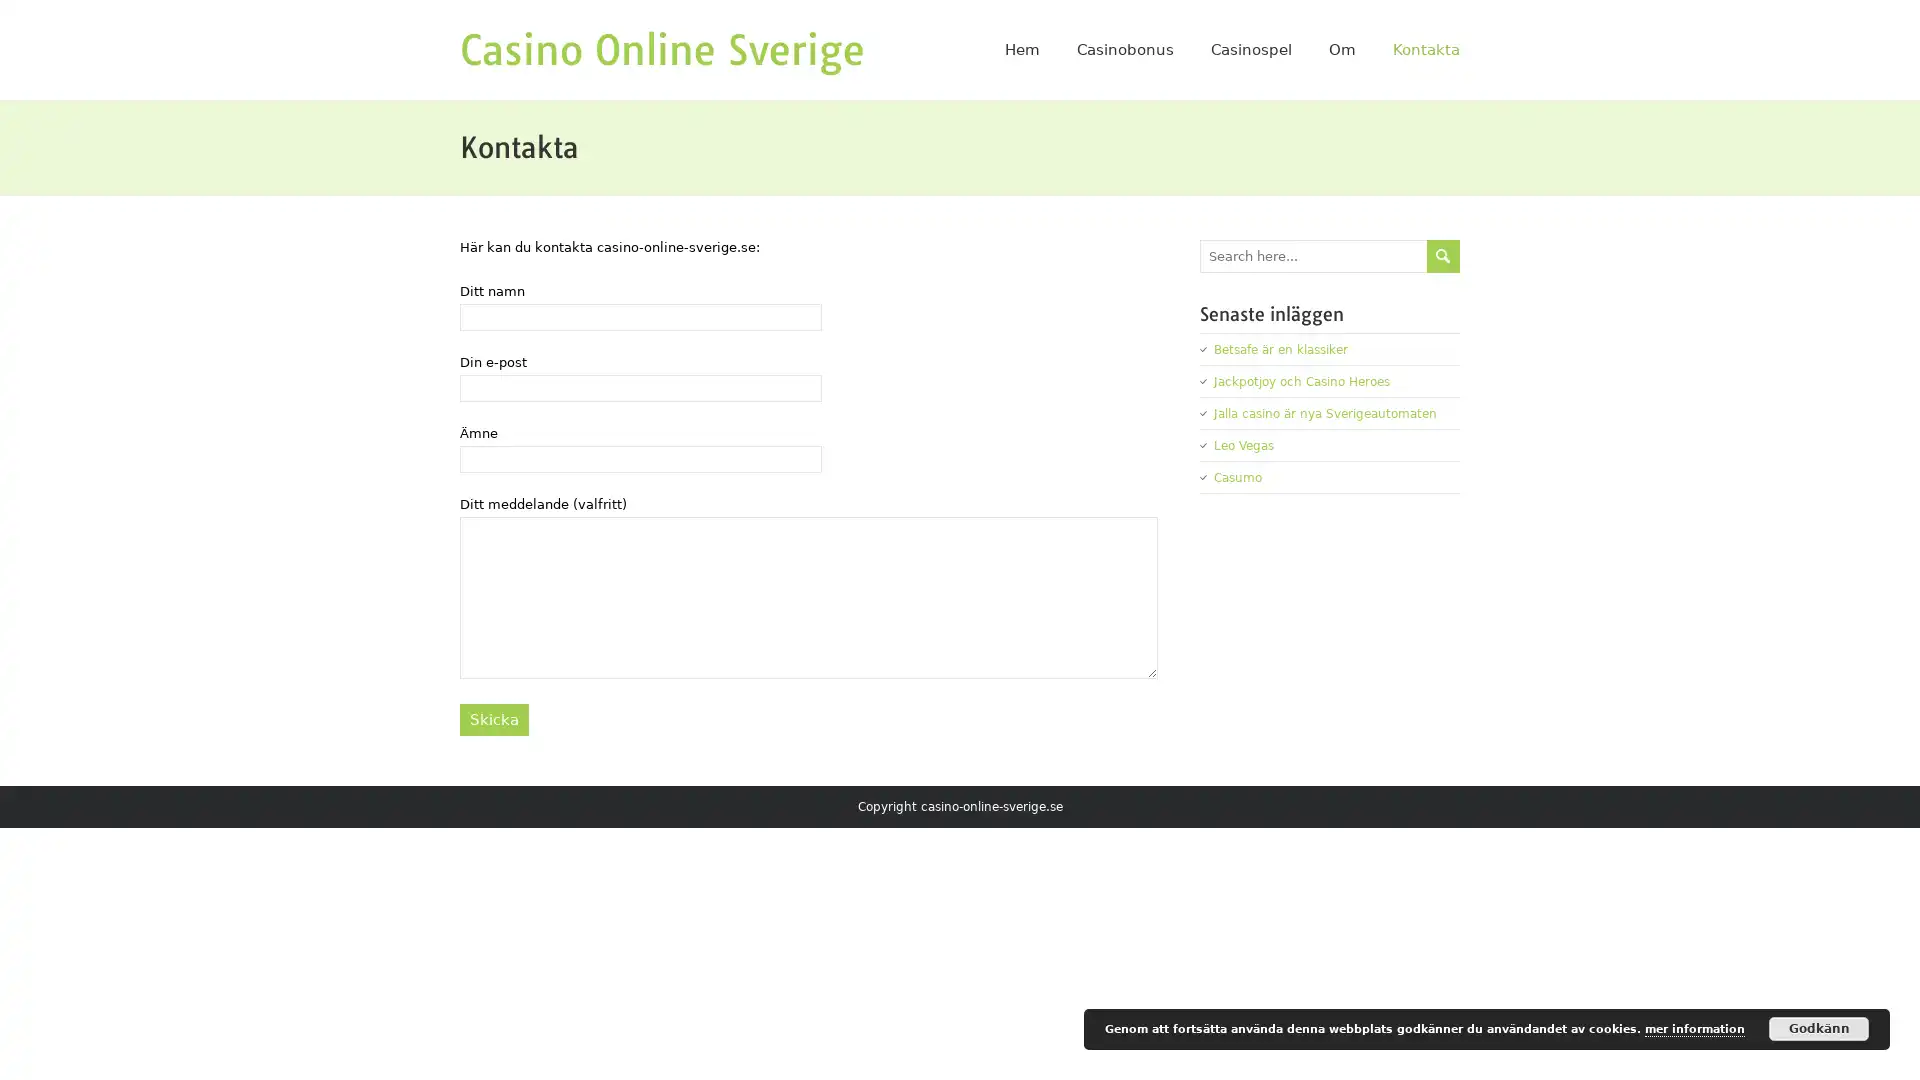 This screenshot has height=1080, width=1920. Describe the element at coordinates (1443, 254) in the screenshot. I see `send` at that location.